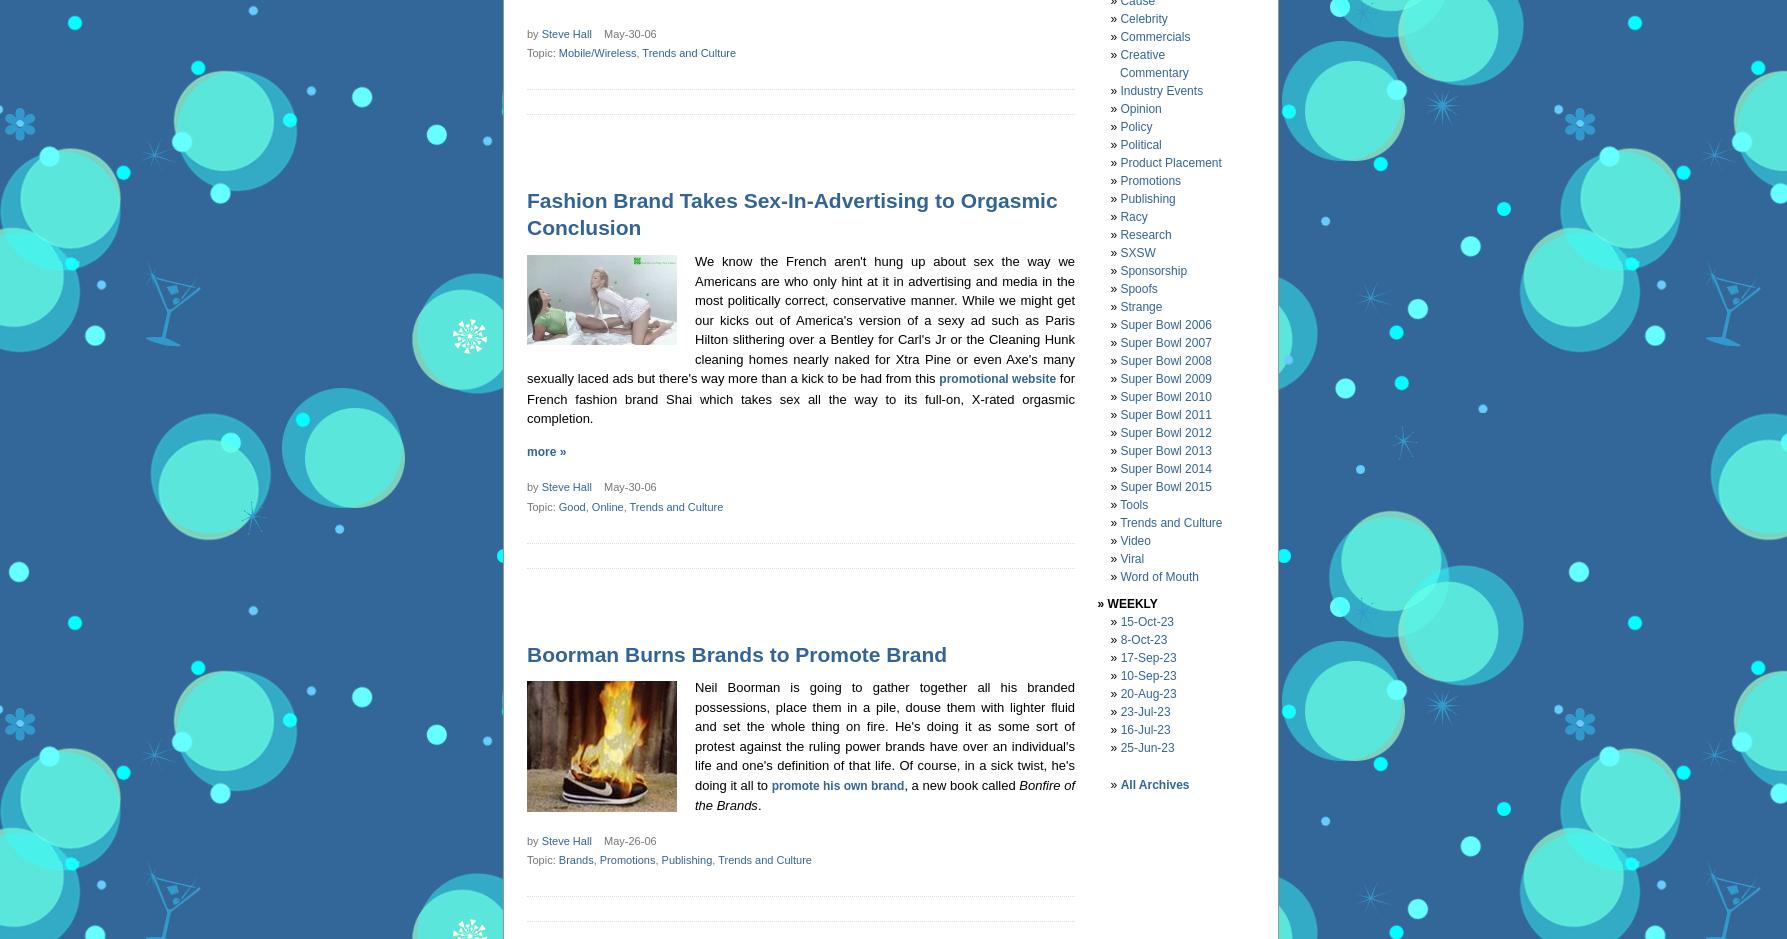 This screenshot has height=939, width=1787. I want to click on 'Industry Events', so click(1119, 89).